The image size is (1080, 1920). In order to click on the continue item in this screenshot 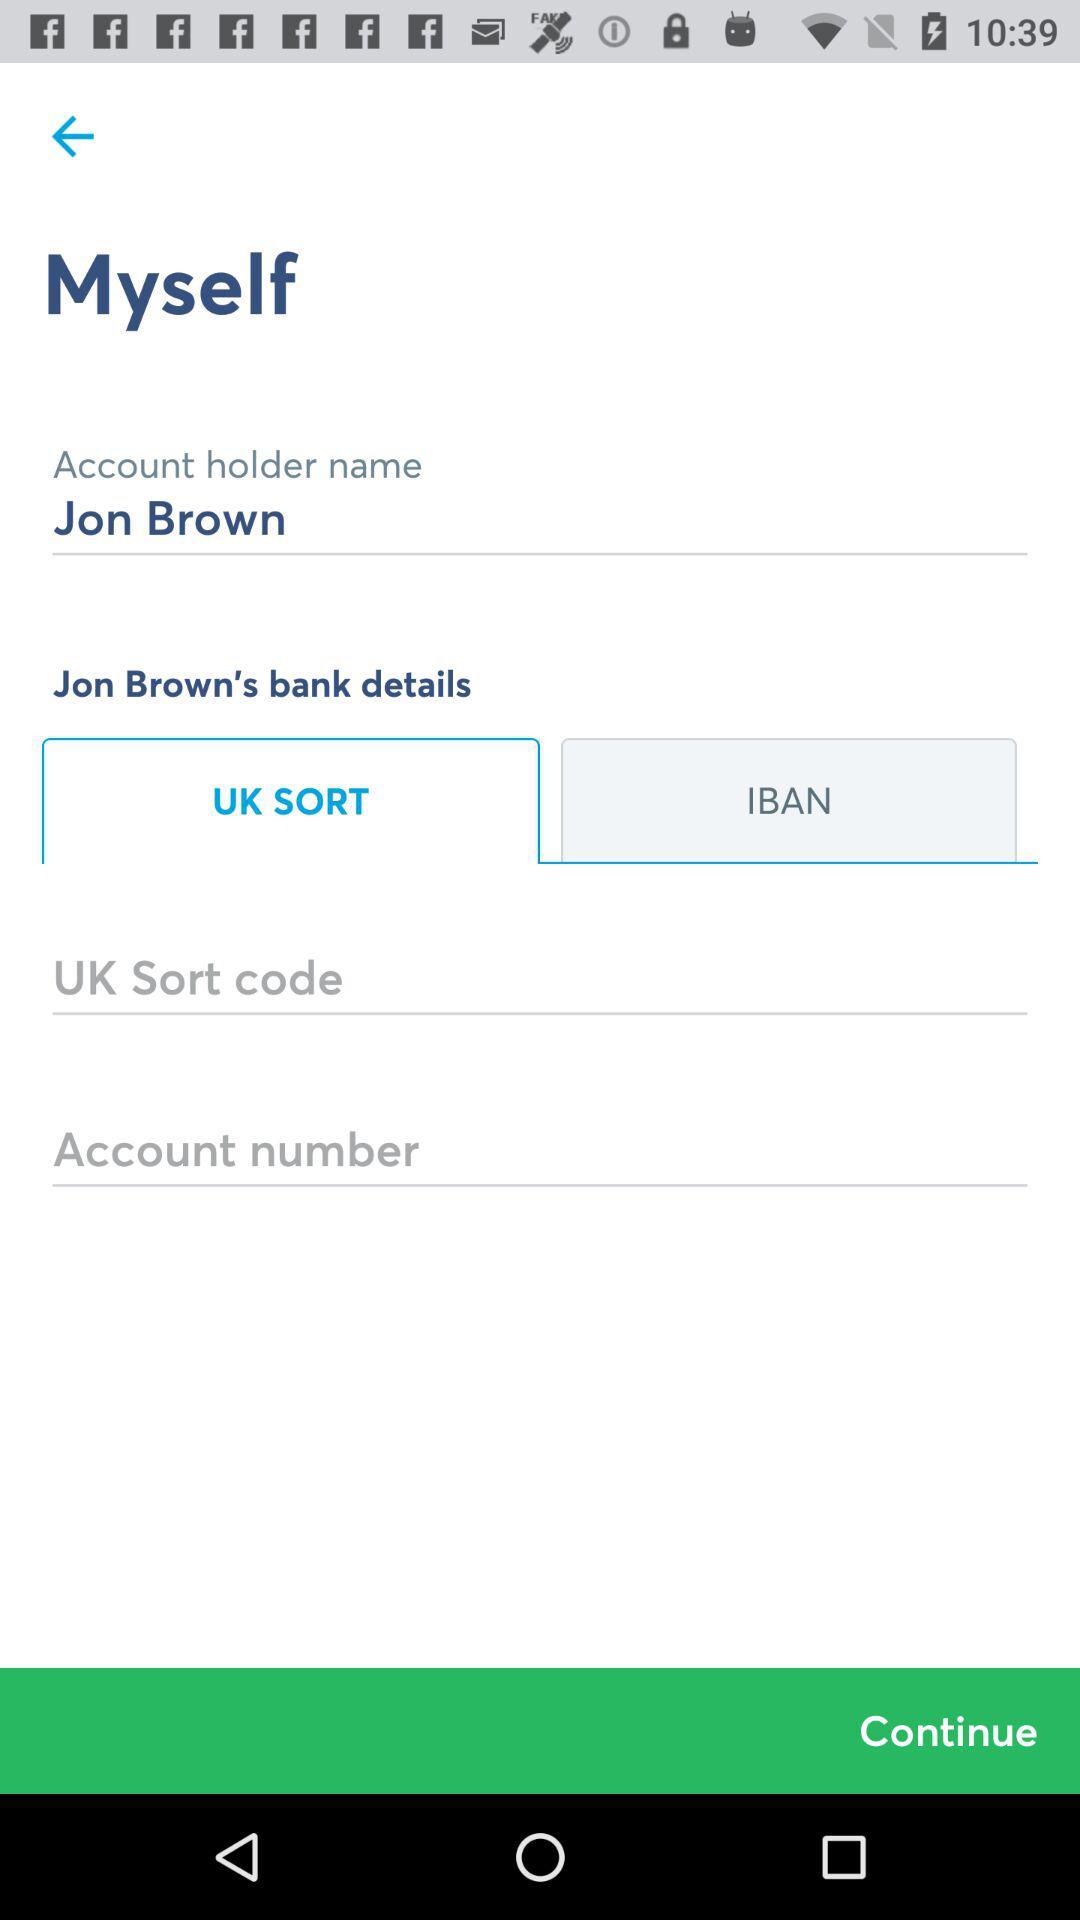, I will do `click(540, 1730)`.